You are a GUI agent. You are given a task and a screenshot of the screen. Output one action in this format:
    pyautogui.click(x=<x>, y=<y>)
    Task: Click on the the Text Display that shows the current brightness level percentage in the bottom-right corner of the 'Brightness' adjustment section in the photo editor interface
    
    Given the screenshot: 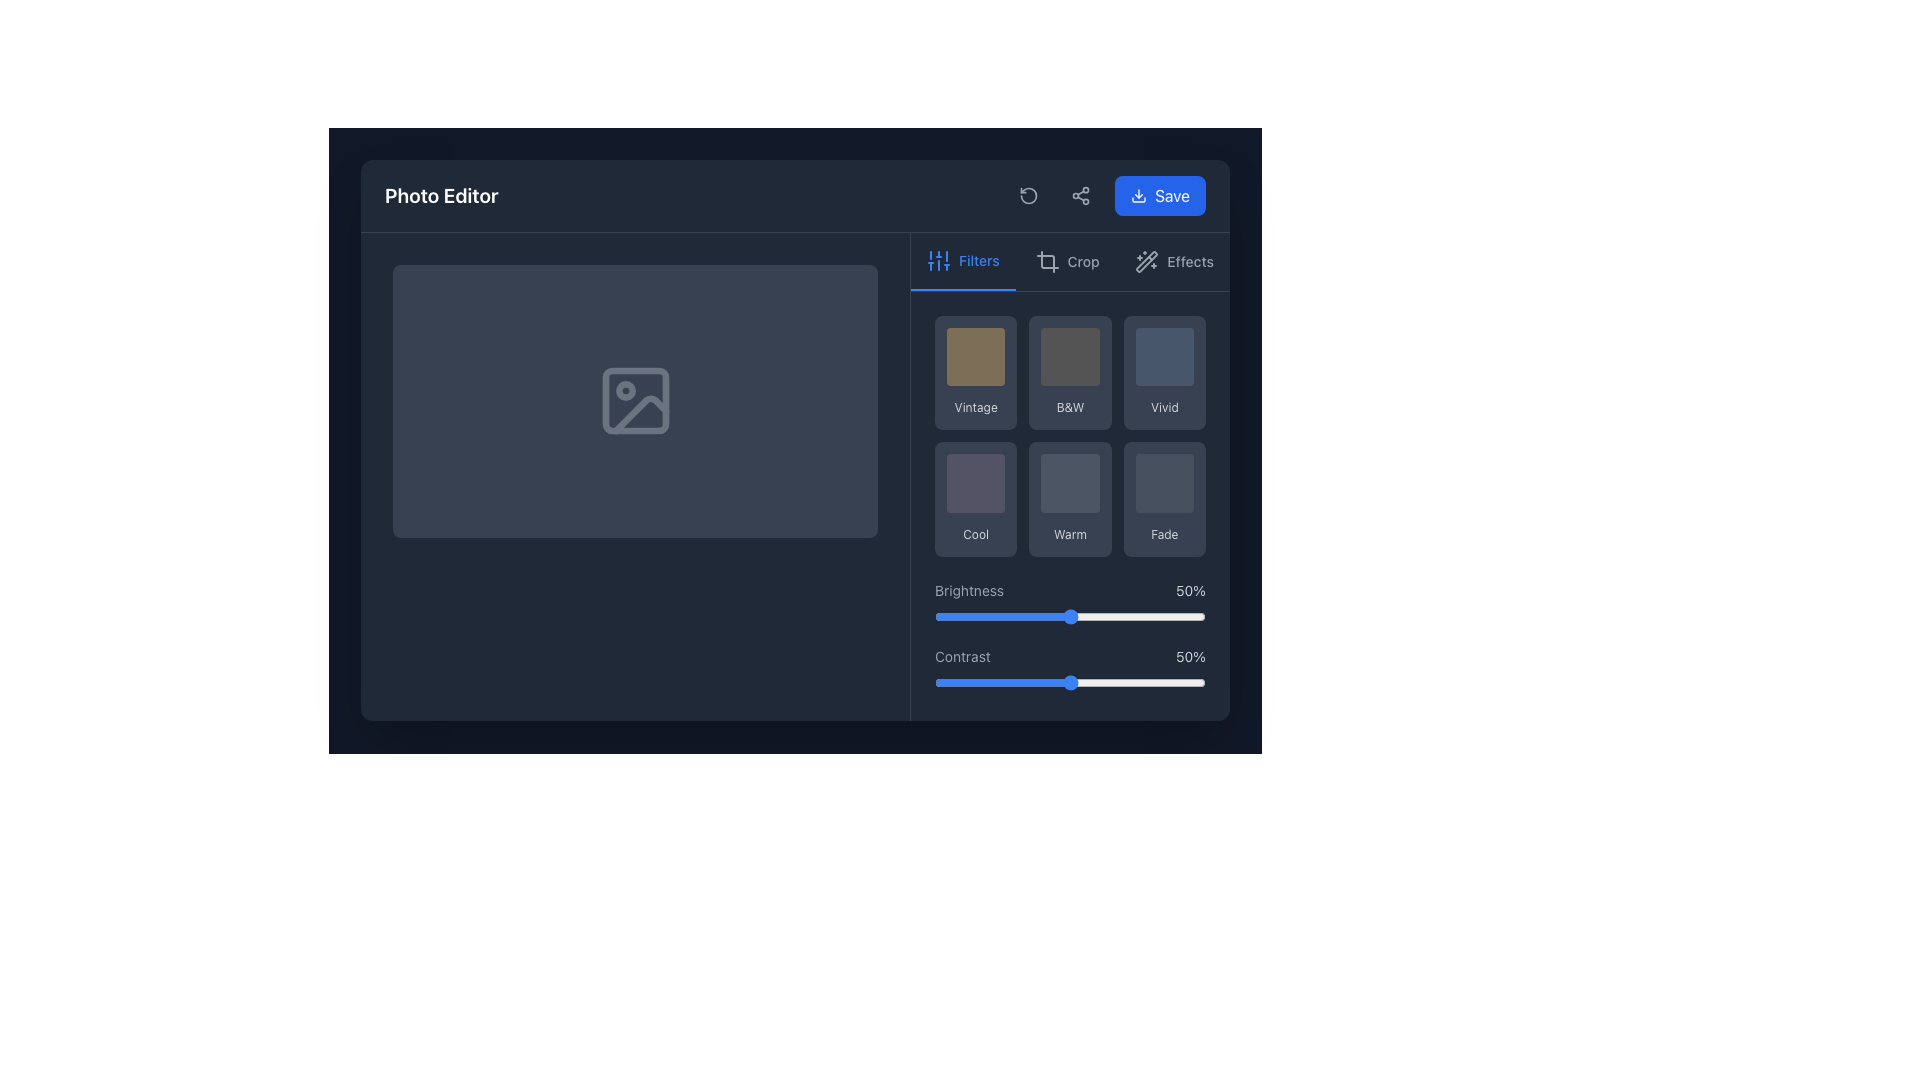 What is the action you would take?
    pyautogui.click(x=1190, y=589)
    